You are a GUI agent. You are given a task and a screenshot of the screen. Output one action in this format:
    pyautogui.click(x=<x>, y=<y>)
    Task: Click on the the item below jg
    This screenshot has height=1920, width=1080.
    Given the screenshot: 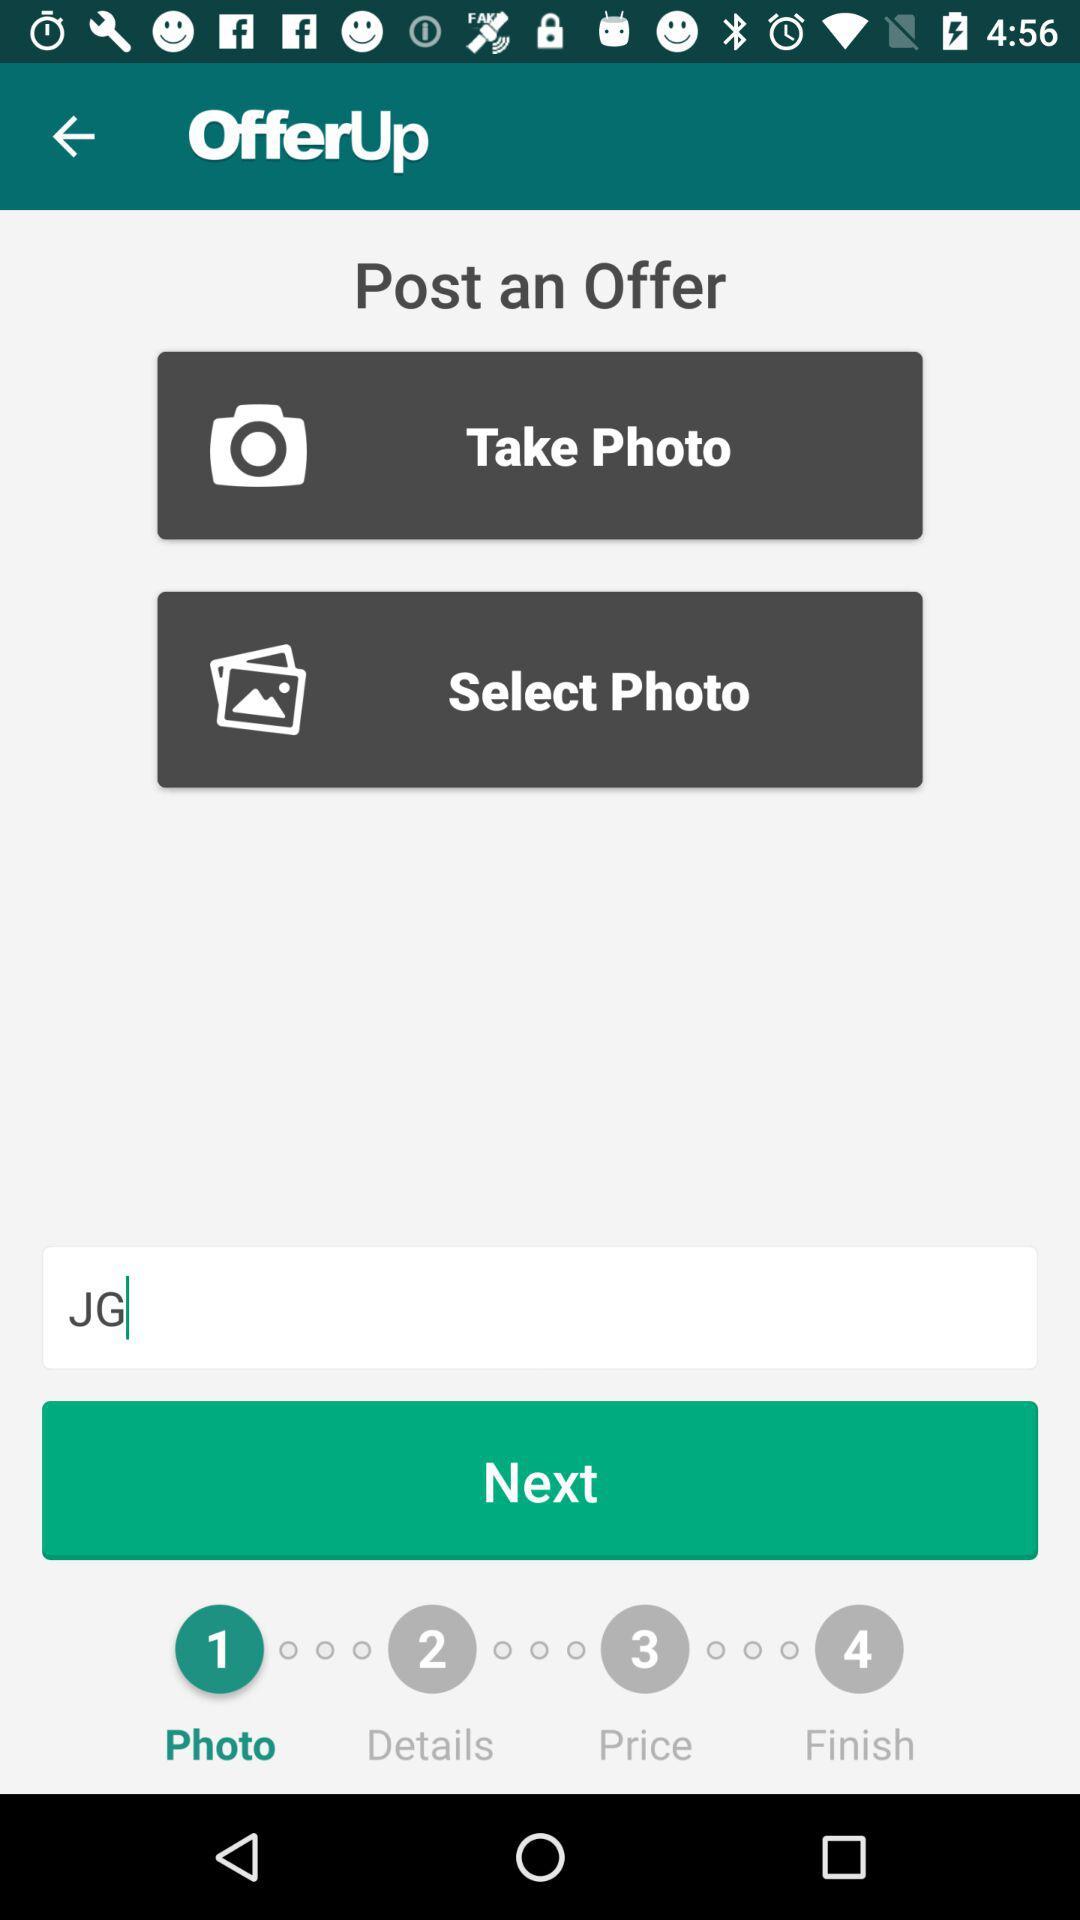 What is the action you would take?
    pyautogui.click(x=540, y=1480)
    